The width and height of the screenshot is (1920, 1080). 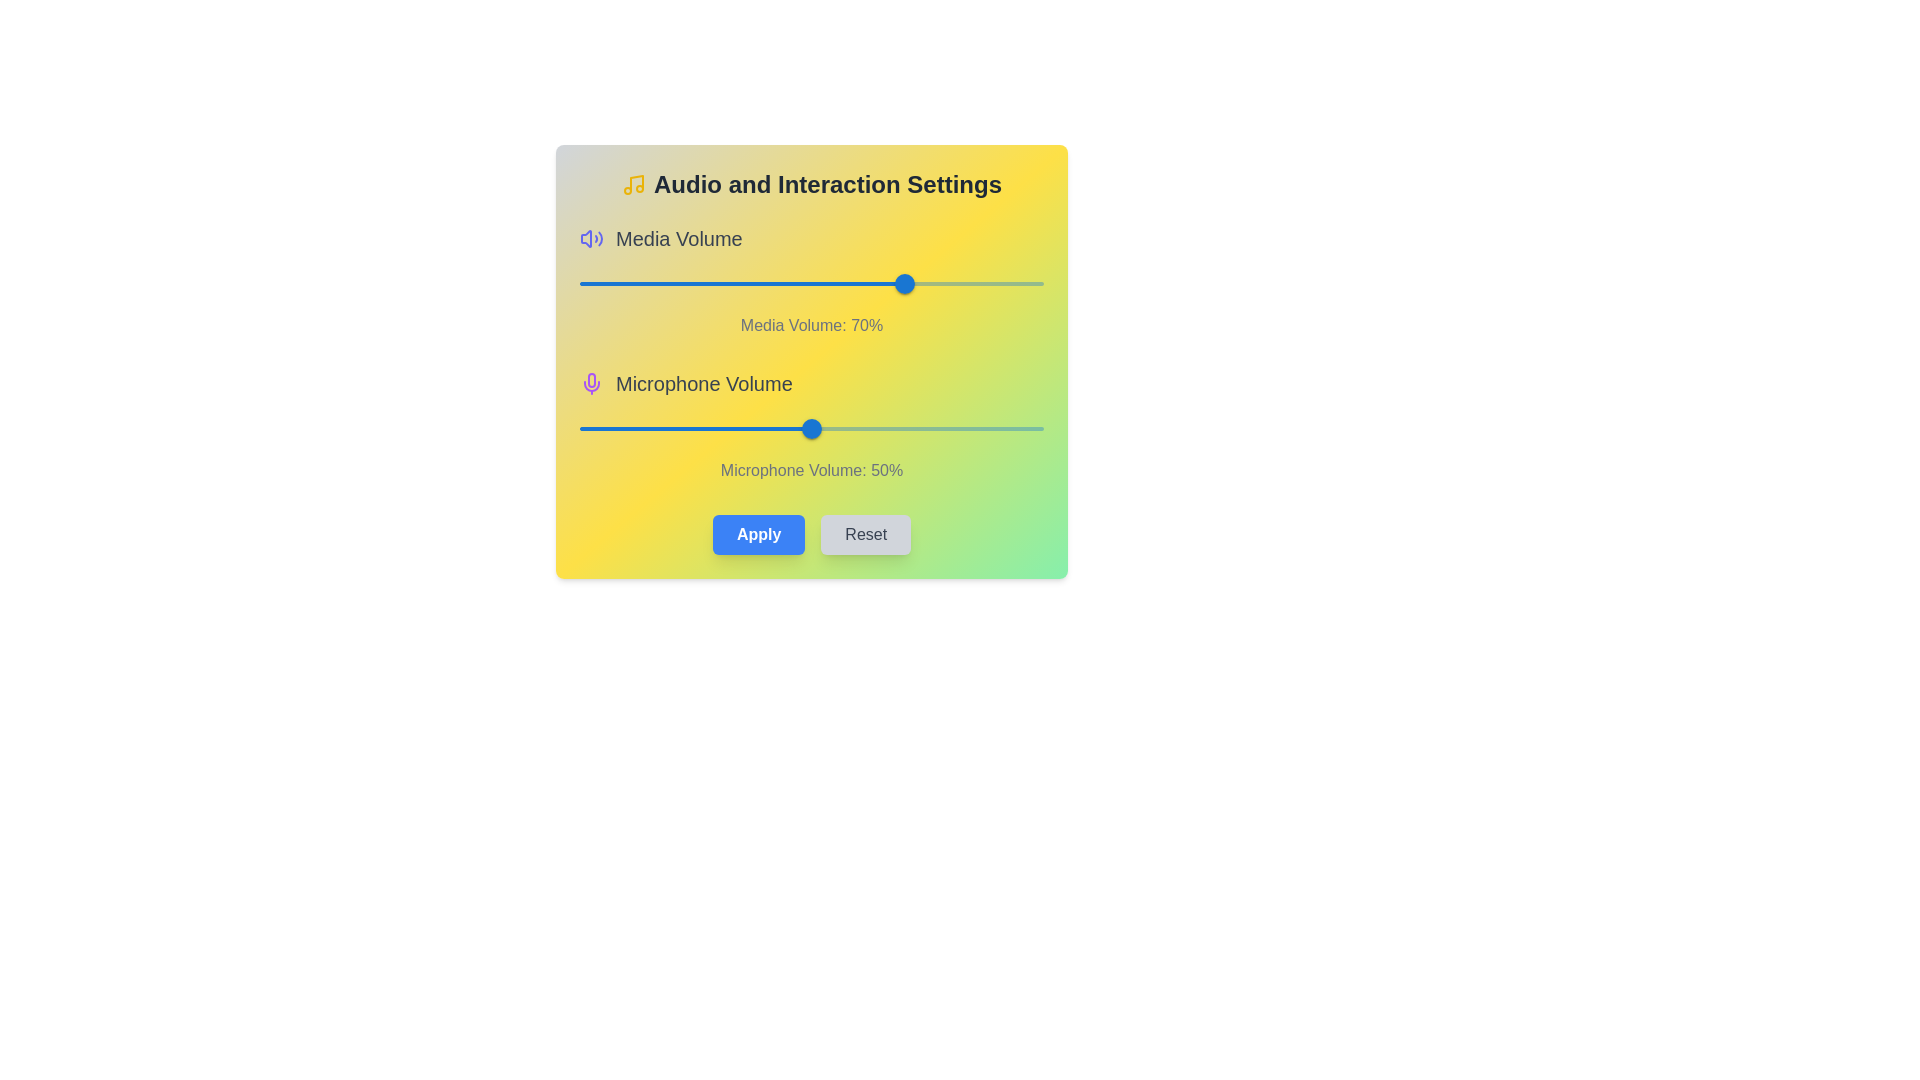 I want to click on the 'Apply' button with a blue background and white text located at the bottom center of the 'Audio and Interaction Settings' card for keyboard interaction, so click(x=758, y=534).